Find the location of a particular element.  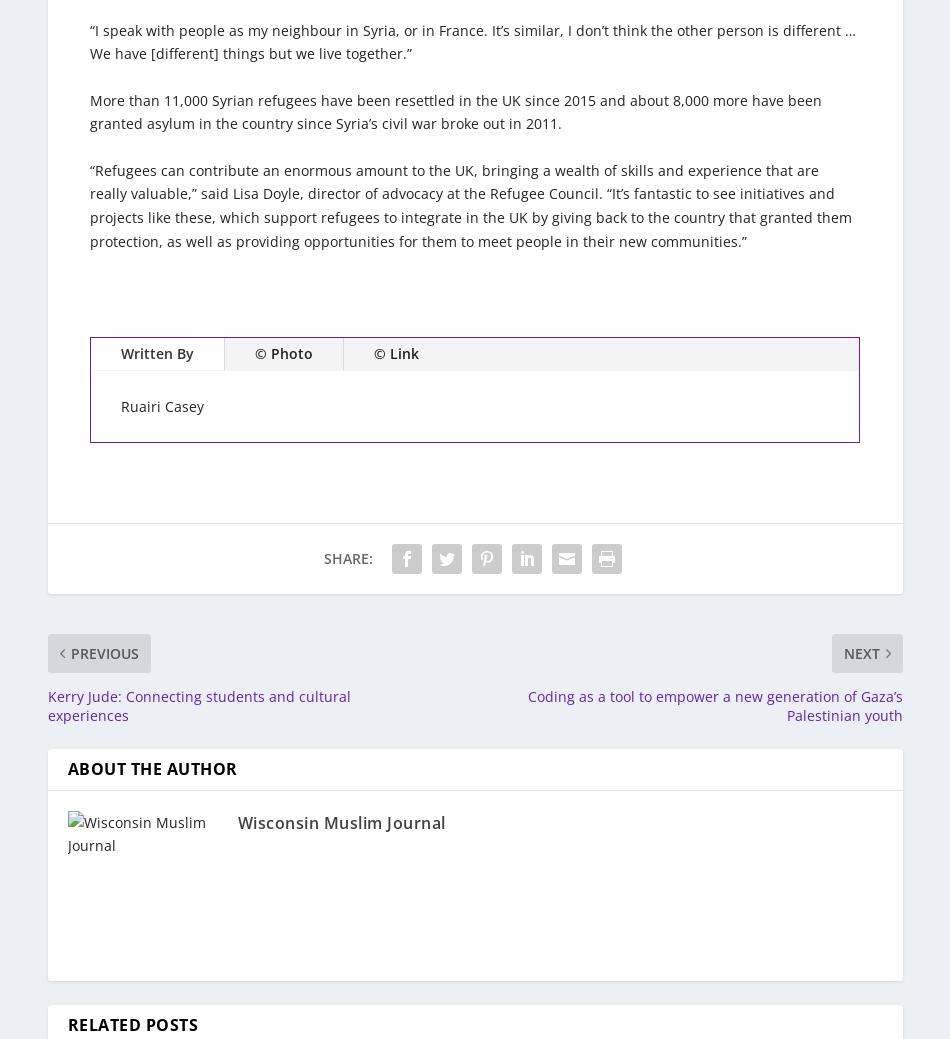

'“Refugees can contribute an enormous amount to the UK, bringing a wealth of skills and experience that are really valuable,” said Lisa Doyle, director of advocacy at the Refugee Council. “It’s fantastic to see initiatives and projects like these, which support refugees to integrate in the UK by giving back to the country that granted them protection, as well as providing opportunities for them to meet people in their new communities.”' is located at coordinates (470, 205).